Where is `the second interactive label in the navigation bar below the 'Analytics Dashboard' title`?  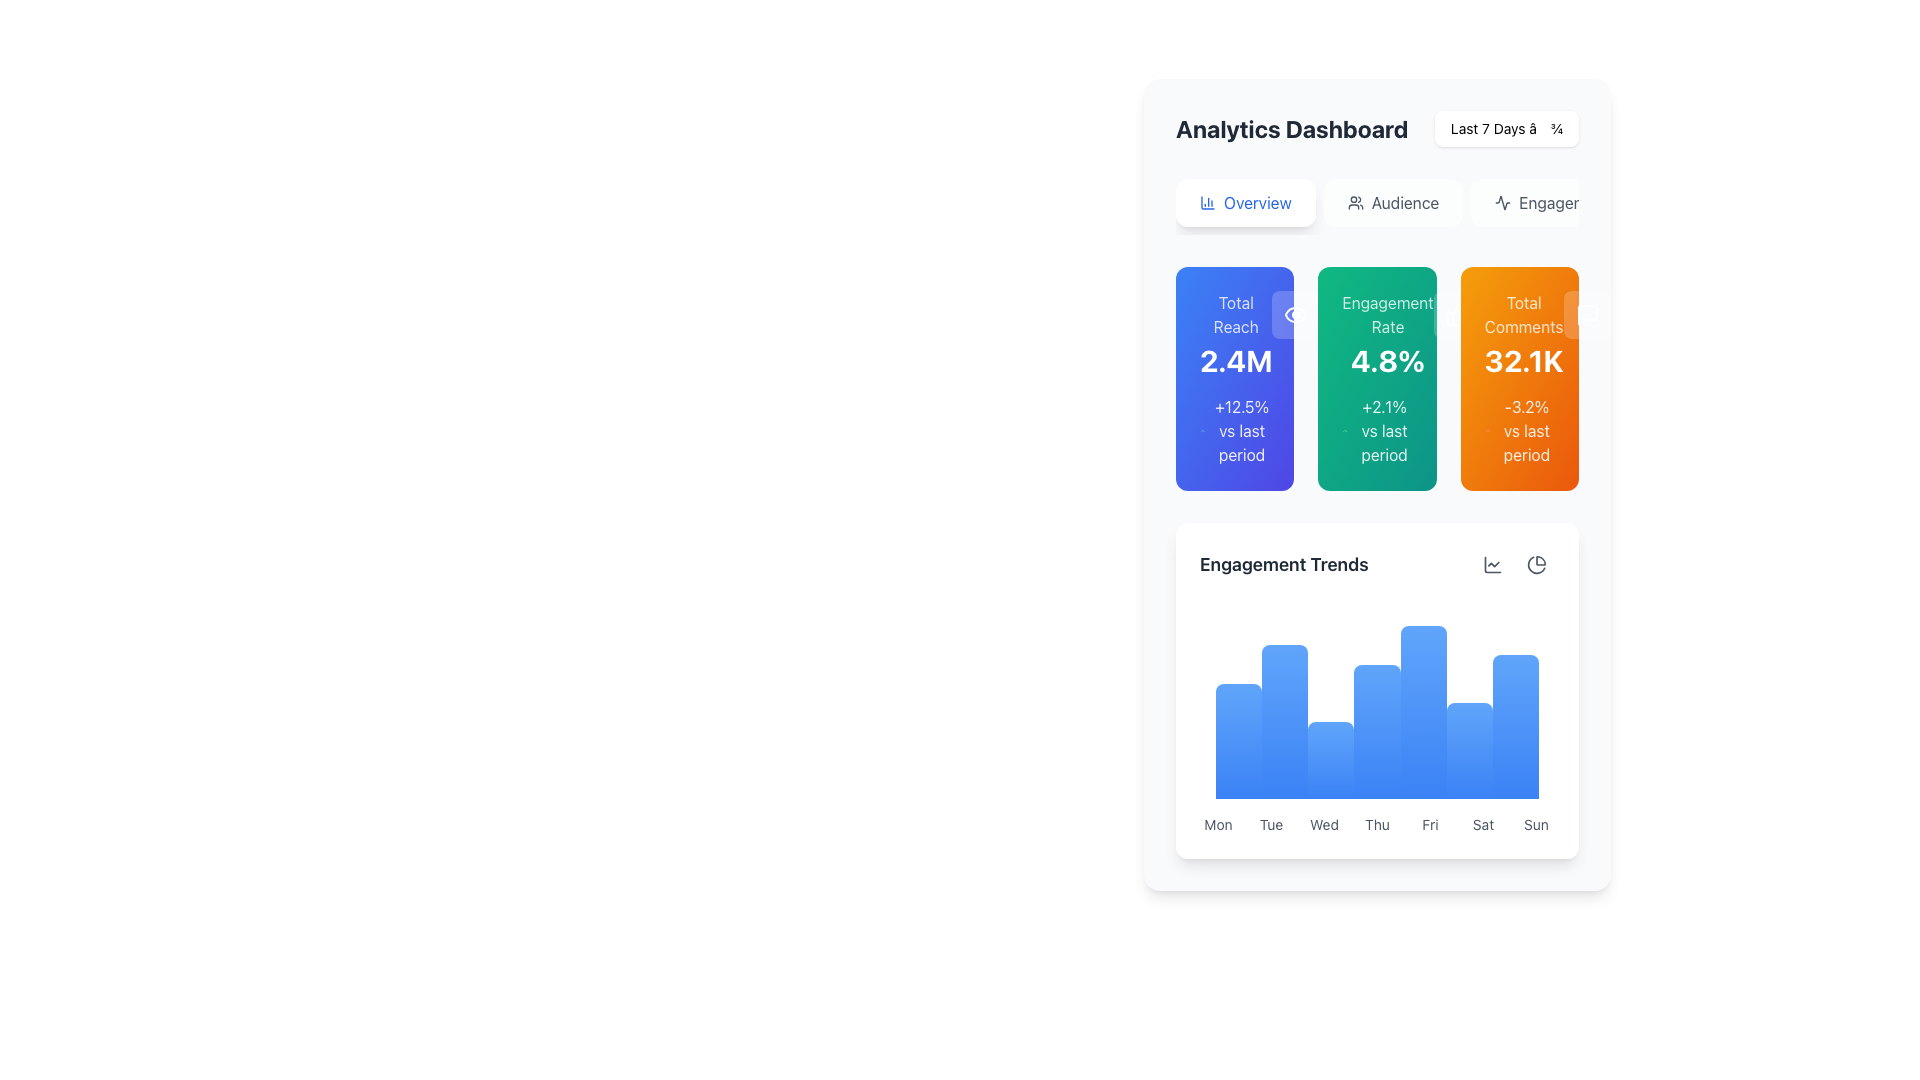 the second interactive label in the navigation bar below the 'Analytics Dashboard' title is located at coordinates (1404, 203).